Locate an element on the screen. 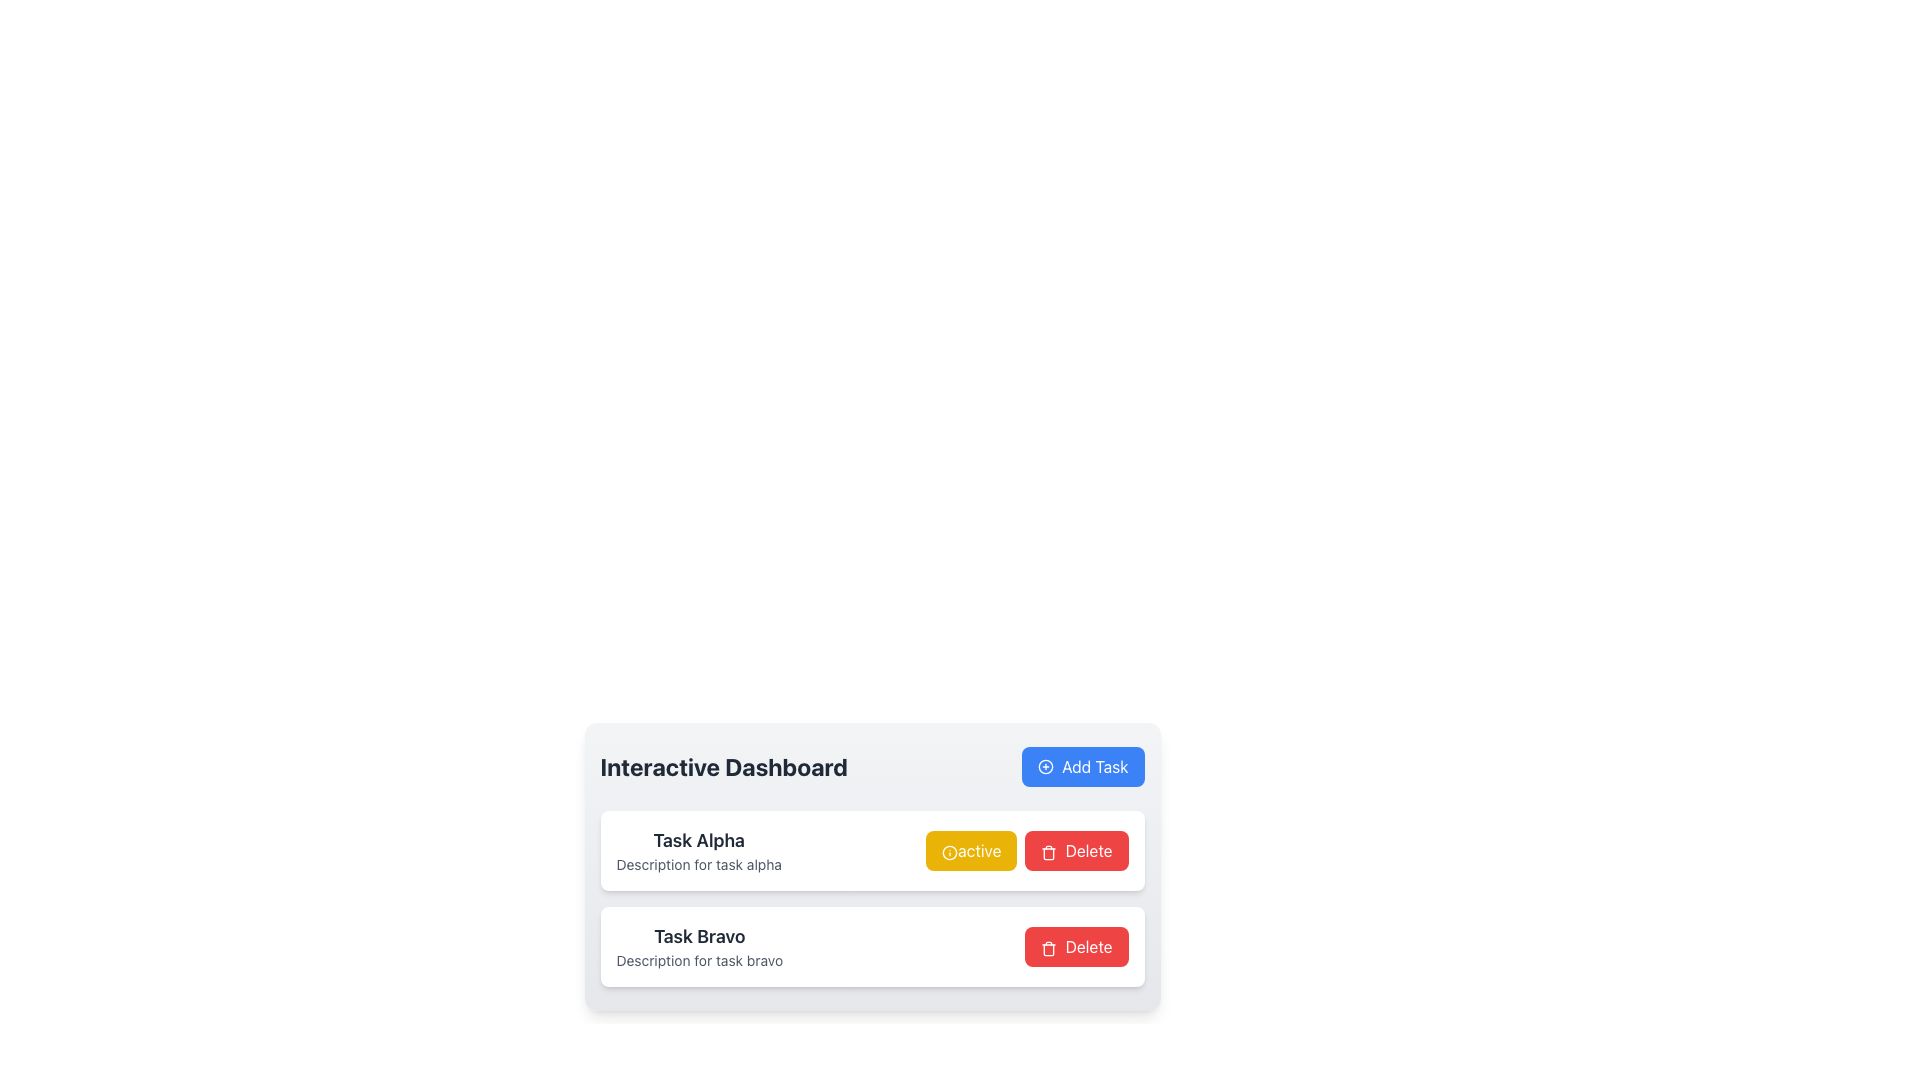 The height and width of the screenshot is (1080, 1920). the Text Display with Multi-line Formatting that shows the title 'Task Bravo' and description 'Description for task bravo' is located at coordinates (699, 946).